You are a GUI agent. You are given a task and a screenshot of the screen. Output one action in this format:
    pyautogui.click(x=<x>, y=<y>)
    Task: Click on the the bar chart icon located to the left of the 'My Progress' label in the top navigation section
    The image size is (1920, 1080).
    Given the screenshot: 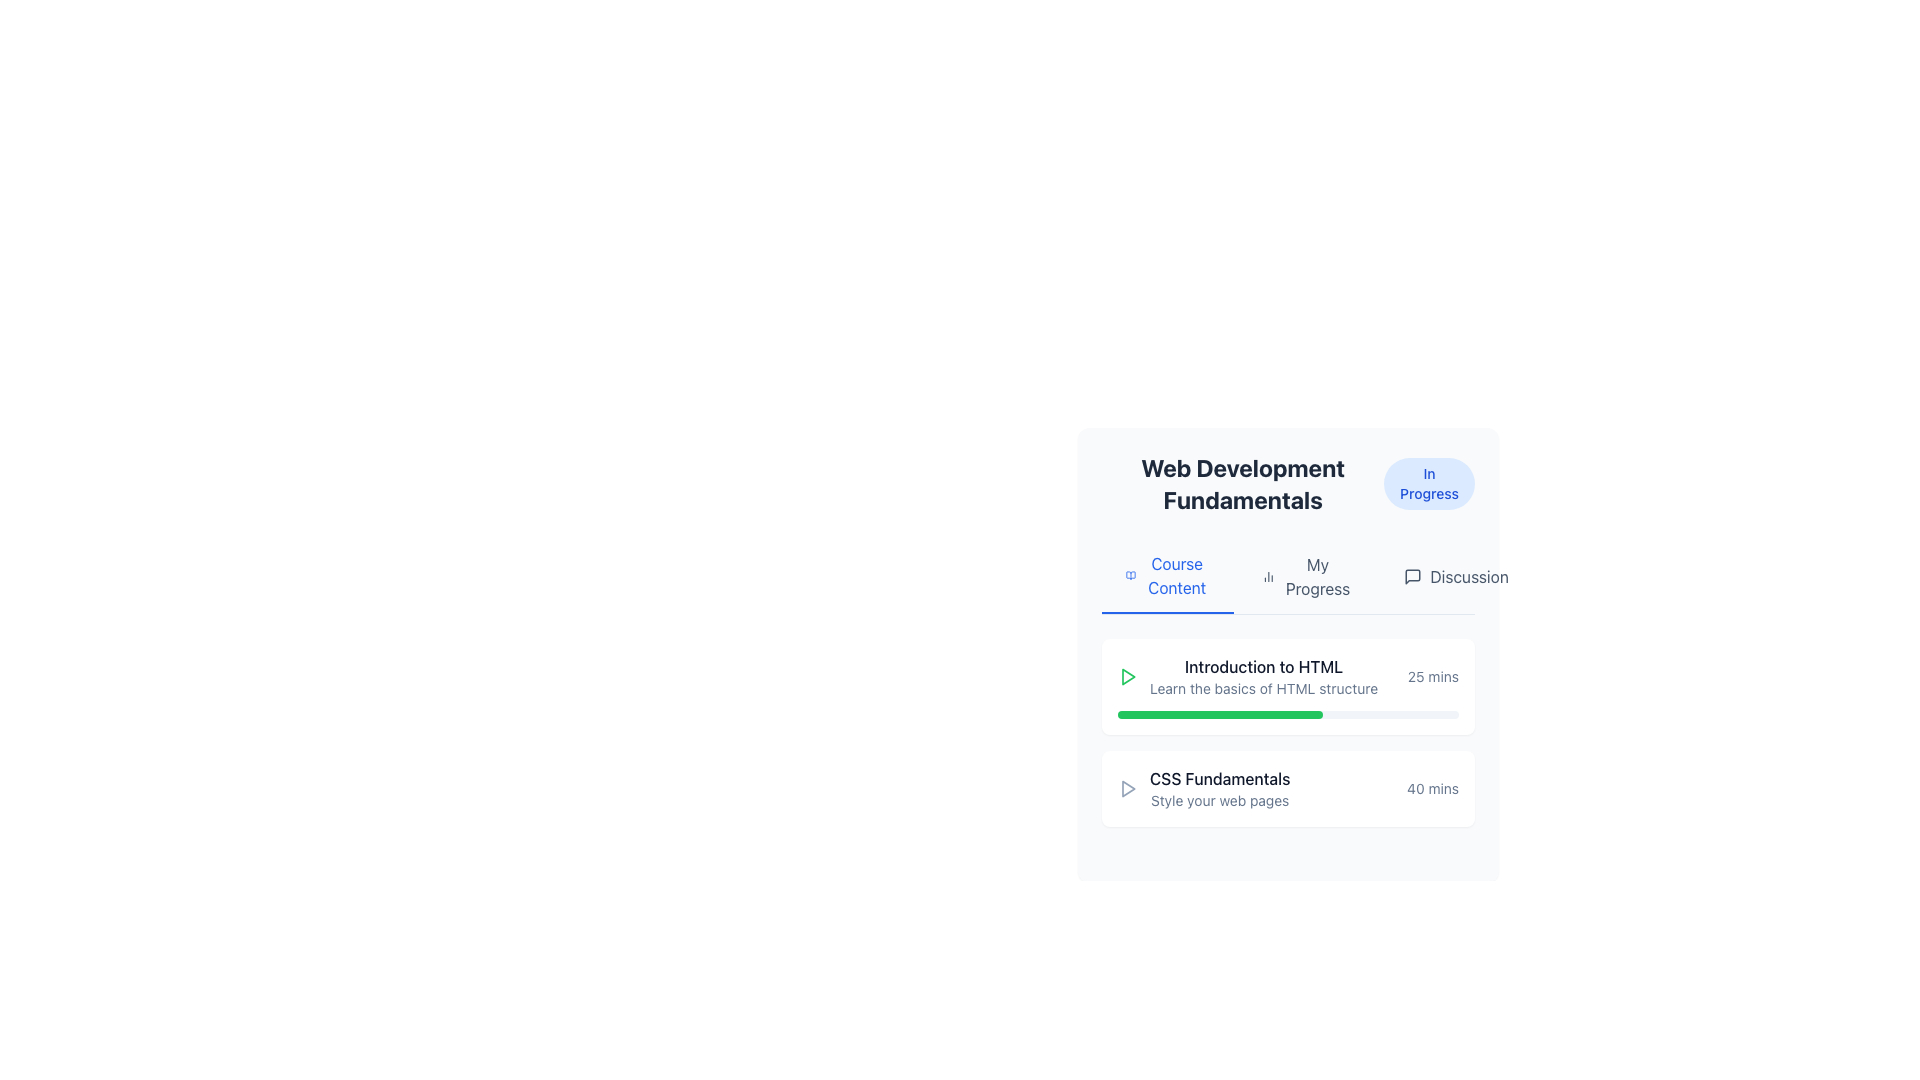 What is the action you would take?
    pyautogui.click(x=1267, y=577)
    